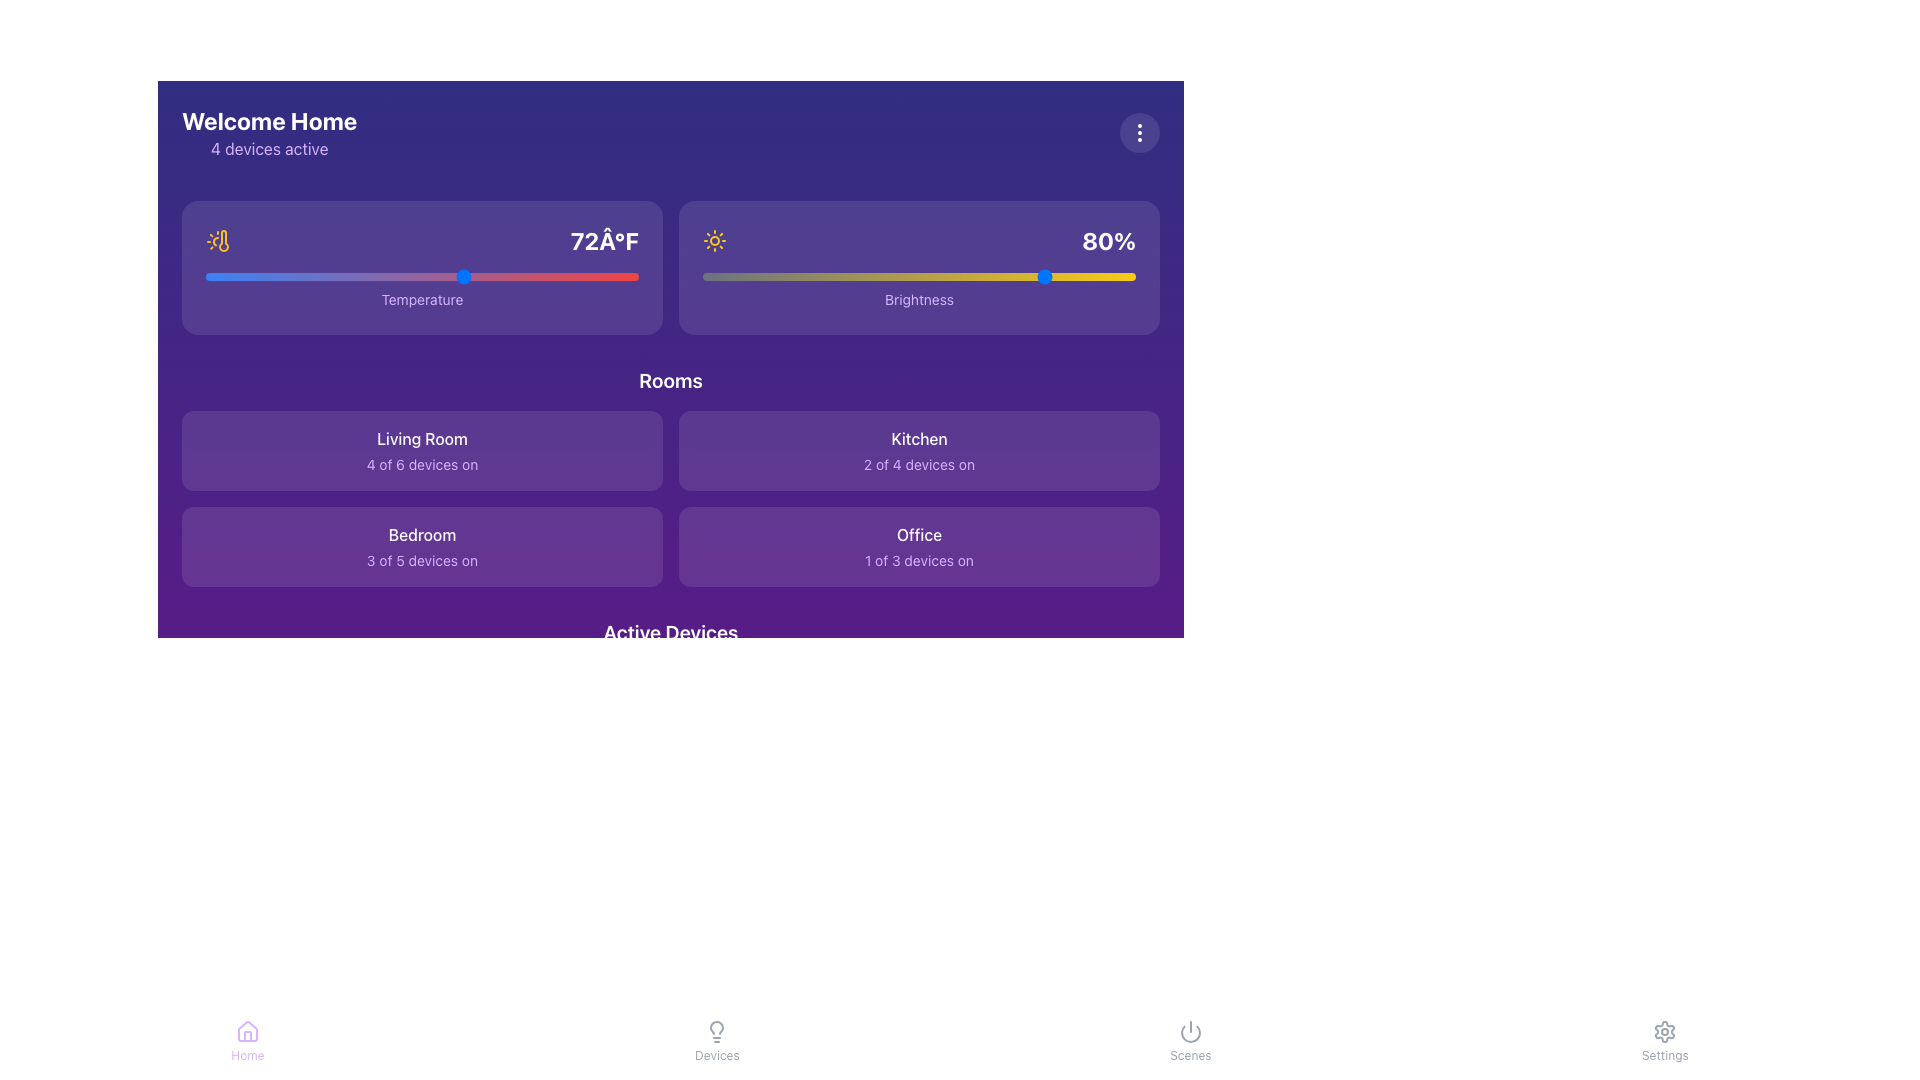 The height and width of the screenshot is (1080, 1920). What do you see at coordinates (1108, 239) in the screenshot?
I see `the static text label displaying '80%' on a purple background, located at the right end of the brightness slider` at bounding box center [1108, 239].